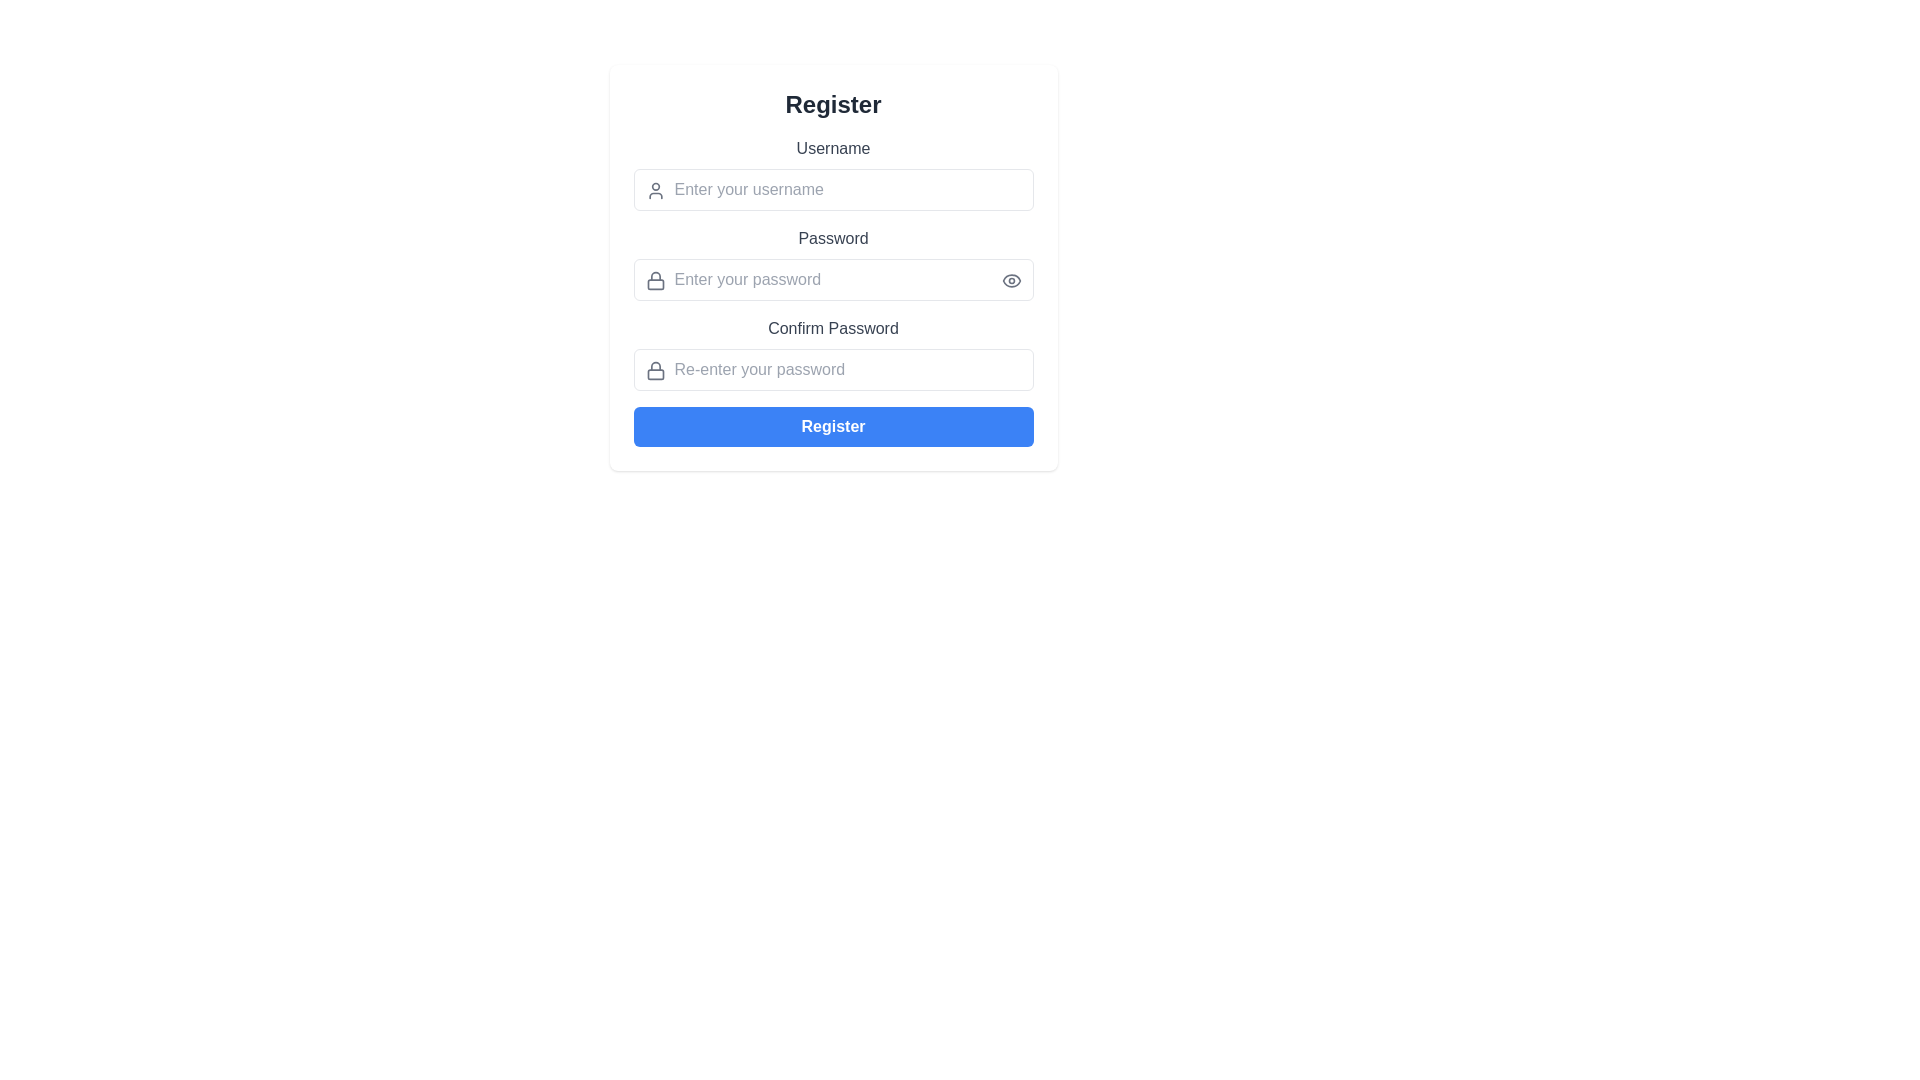 This screenshot has width=1920, height=1080. What do you see at coordinates (833, 327) in the screenshot?
I see `the 'Confirm Password' label, which is styled in a medium-weight gray font and positioned above the re-enter password input field in the form layout` at bounding box center [833, 327].